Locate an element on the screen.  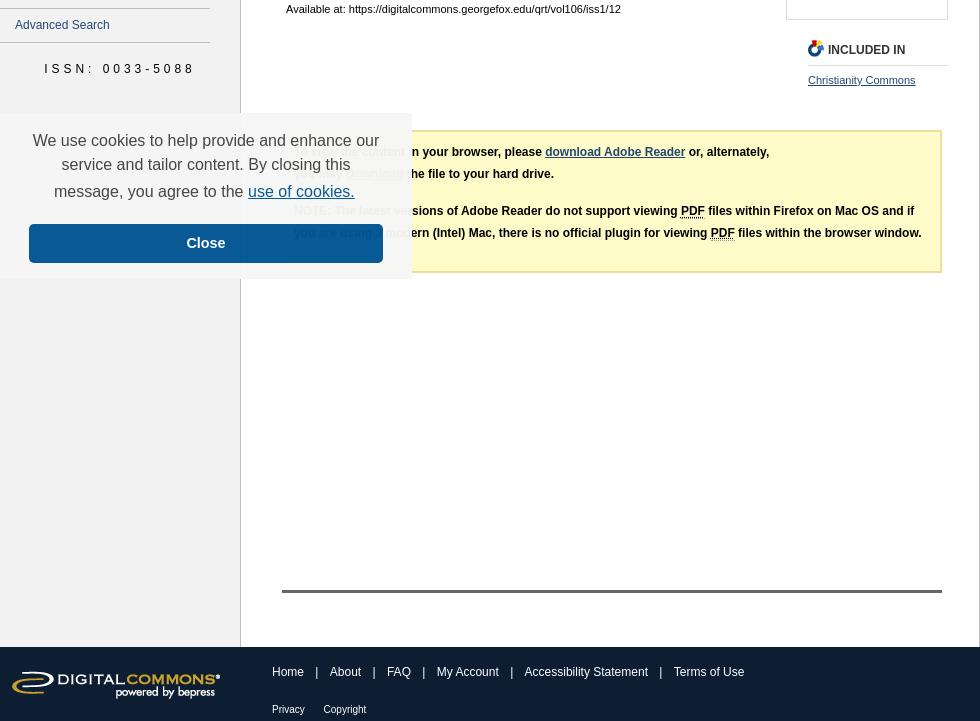
'ISSN: 0033-5088' is located at coordinates (119, 67).